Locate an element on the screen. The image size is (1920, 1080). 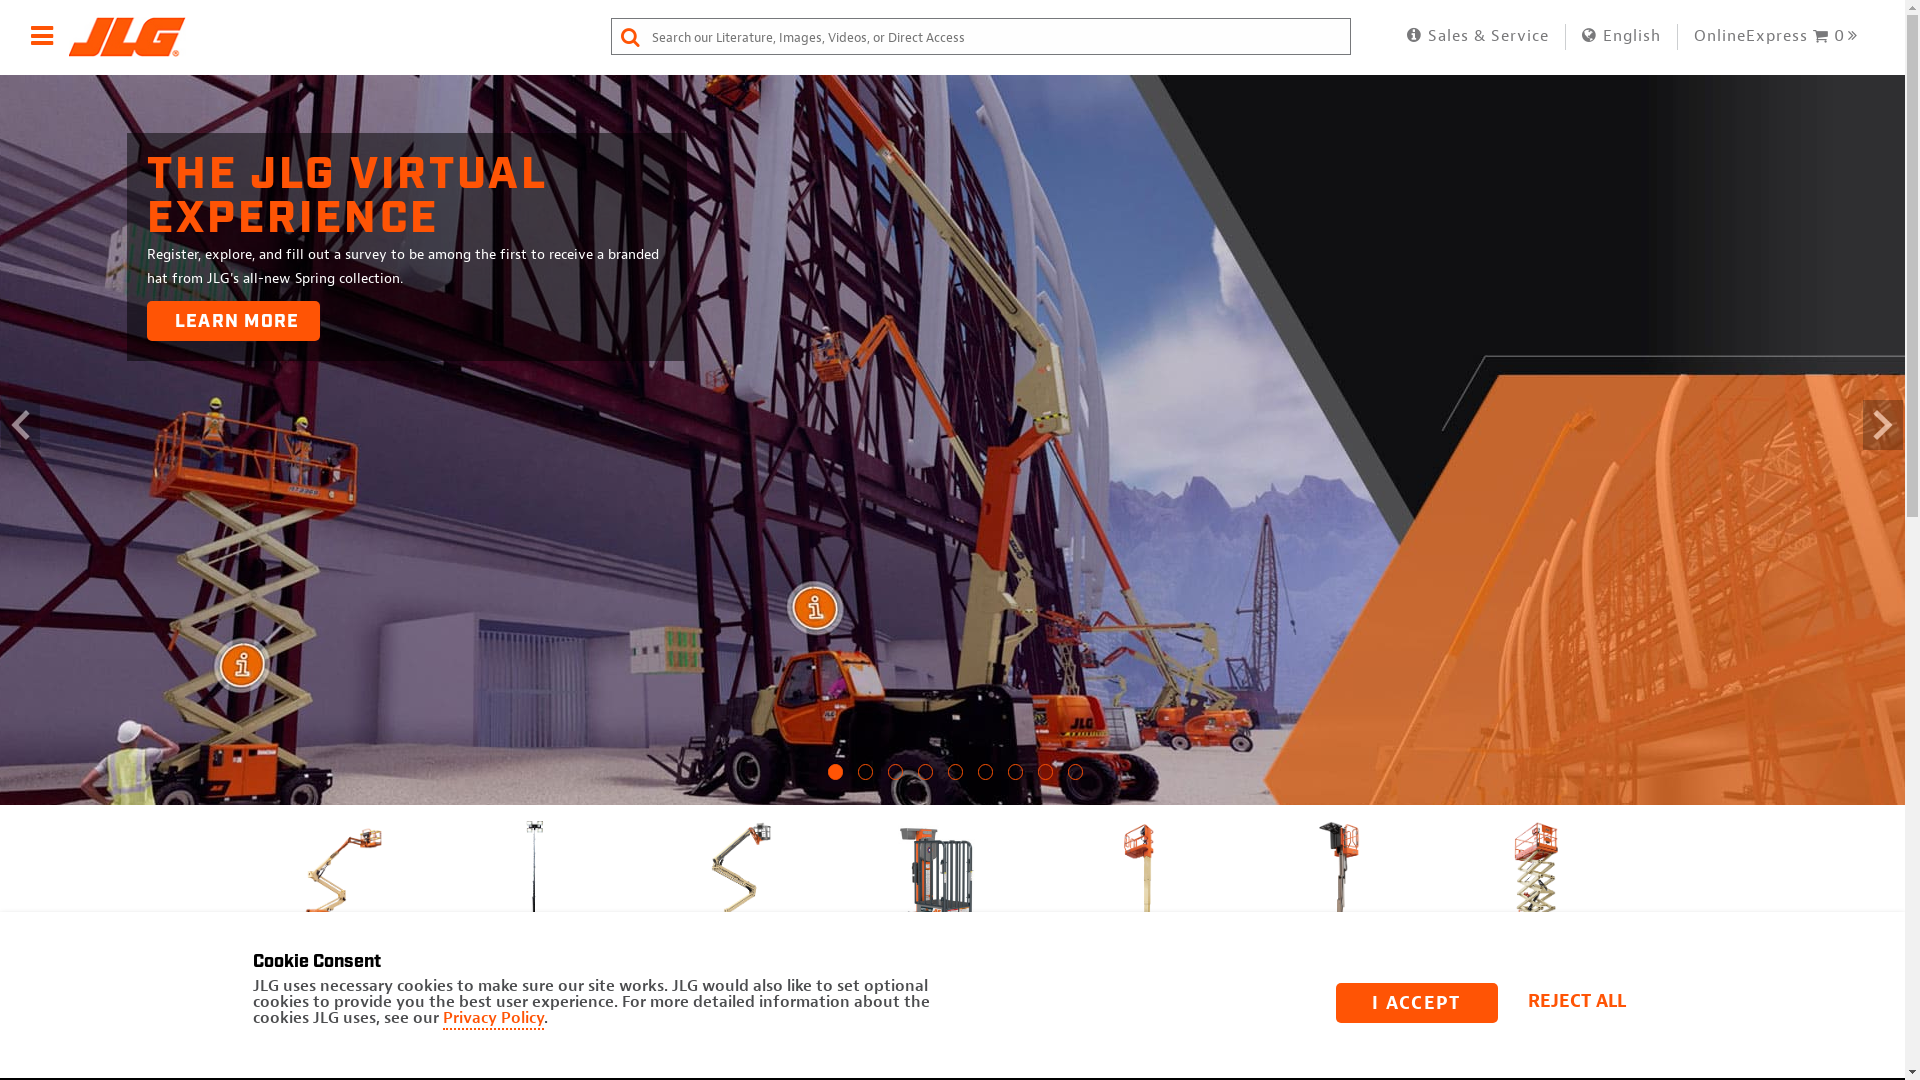
'Next' is located at coordinates (1637, 977).